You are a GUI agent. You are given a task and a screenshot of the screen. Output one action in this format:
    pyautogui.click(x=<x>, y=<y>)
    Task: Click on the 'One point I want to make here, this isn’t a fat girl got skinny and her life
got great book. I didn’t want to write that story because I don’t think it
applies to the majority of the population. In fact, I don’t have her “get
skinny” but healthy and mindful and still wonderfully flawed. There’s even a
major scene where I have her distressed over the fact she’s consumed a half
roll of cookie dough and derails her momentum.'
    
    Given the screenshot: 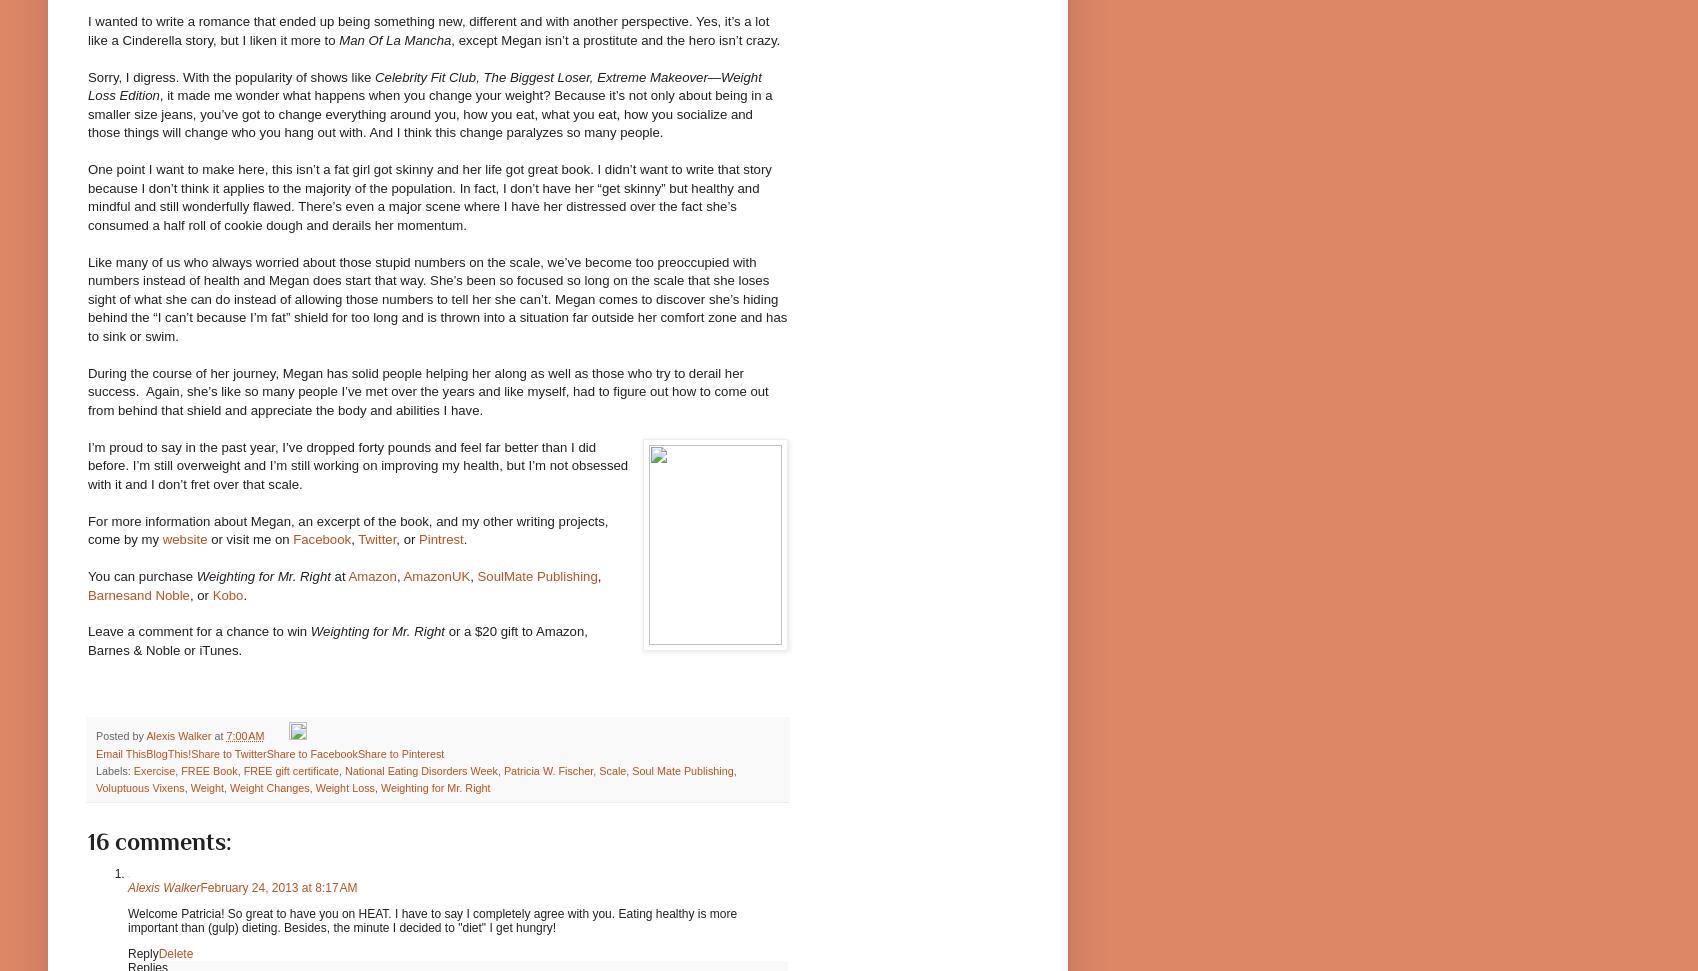 What is the action you would take?
    pyautogui.click(x=428, y=196)
    